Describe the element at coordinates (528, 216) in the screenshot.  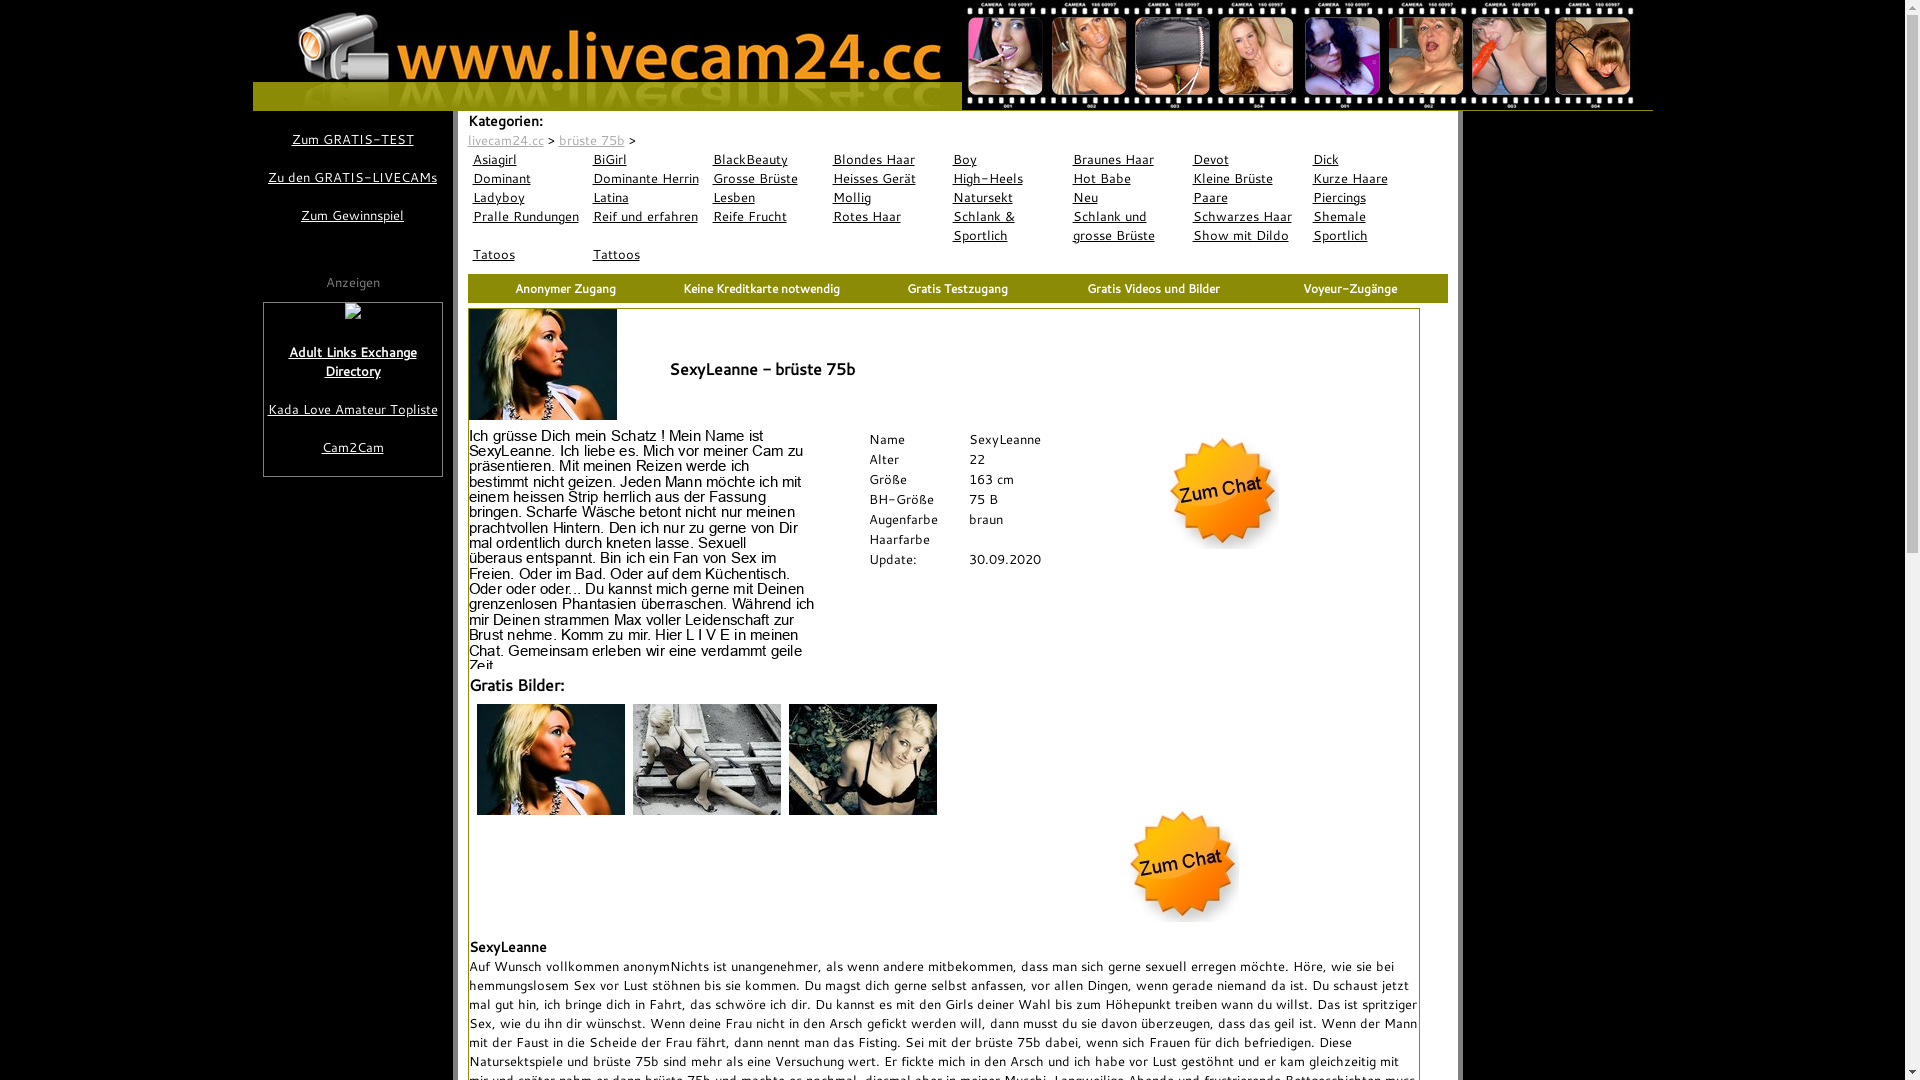
I see `'Pralle Rundungen'` at that location.